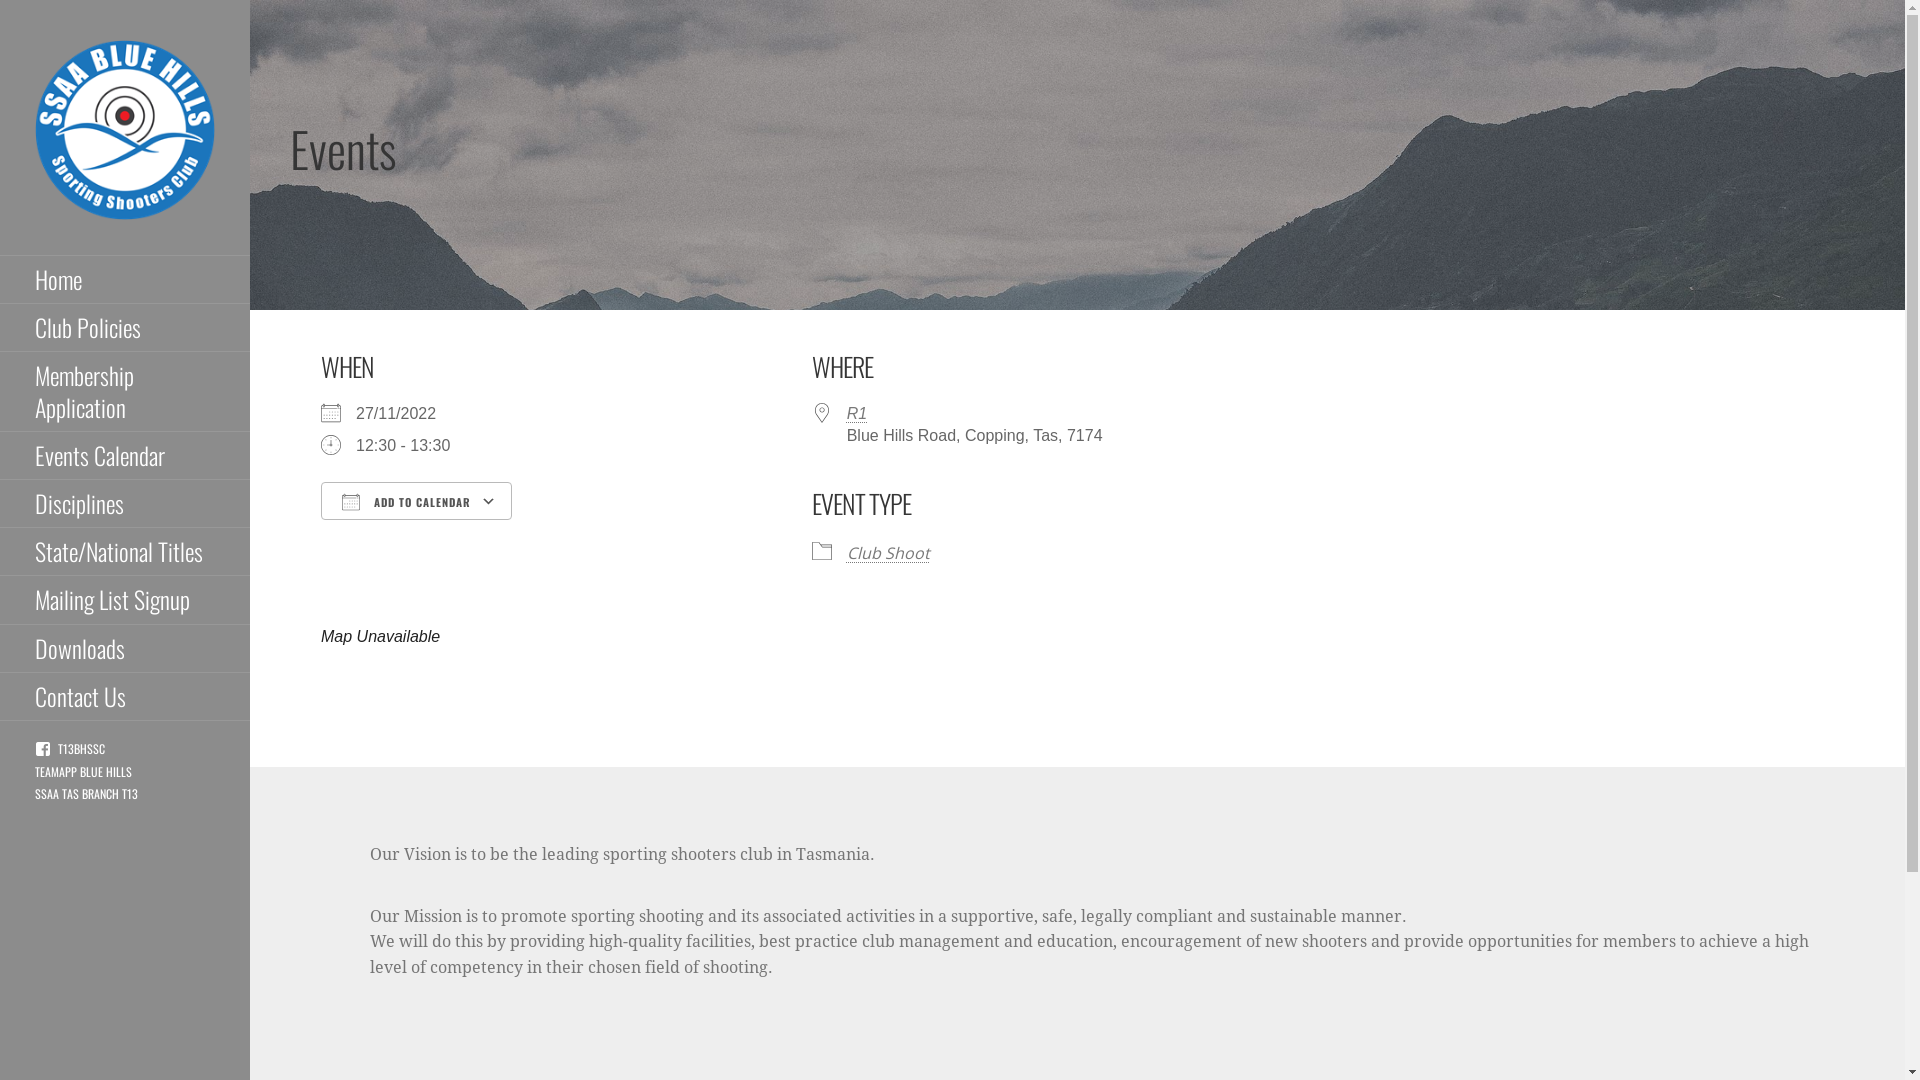  What do you see at coordinates (123, 551) in the screenshot?
I see `'State/National Titles'` at bounding box center [123, 551].